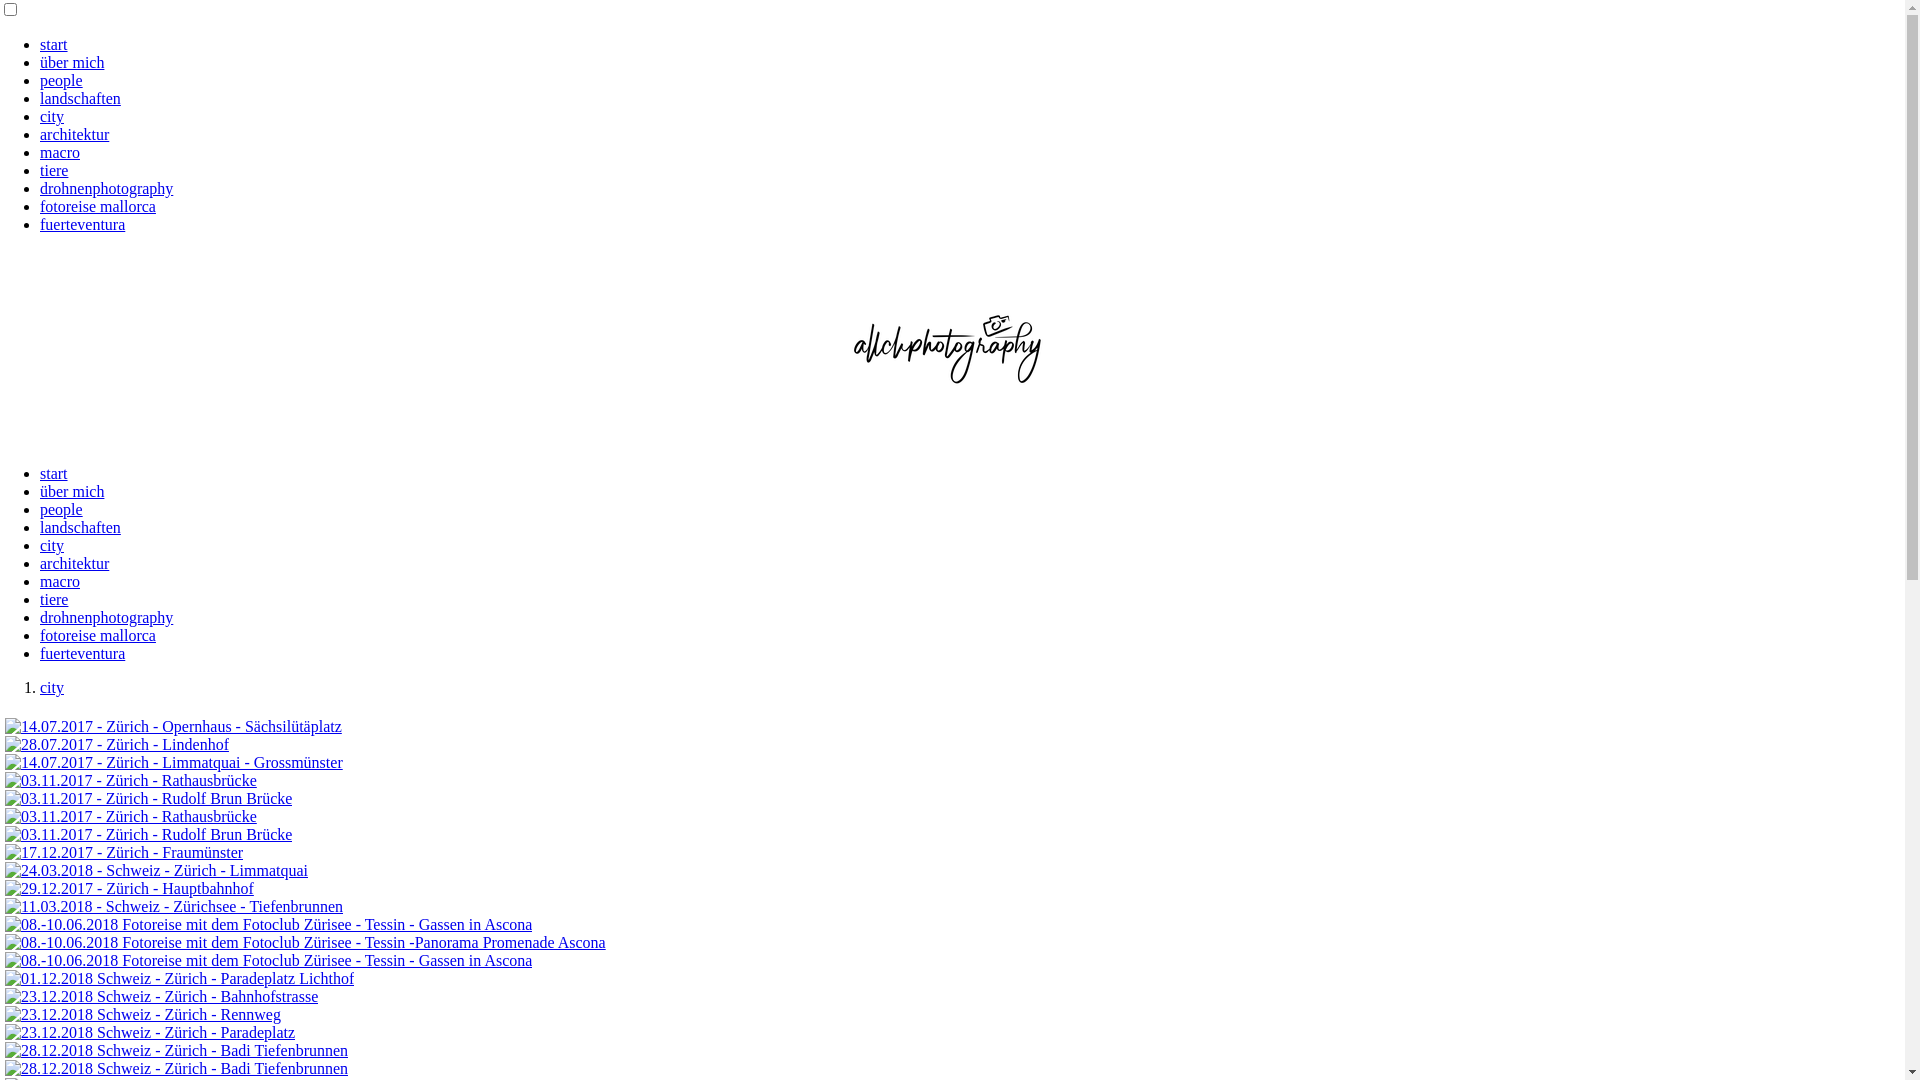  What do you see at coordinates (59, 151) in the screenshot?
I see `'macro'` at bounding box center [59, 151].